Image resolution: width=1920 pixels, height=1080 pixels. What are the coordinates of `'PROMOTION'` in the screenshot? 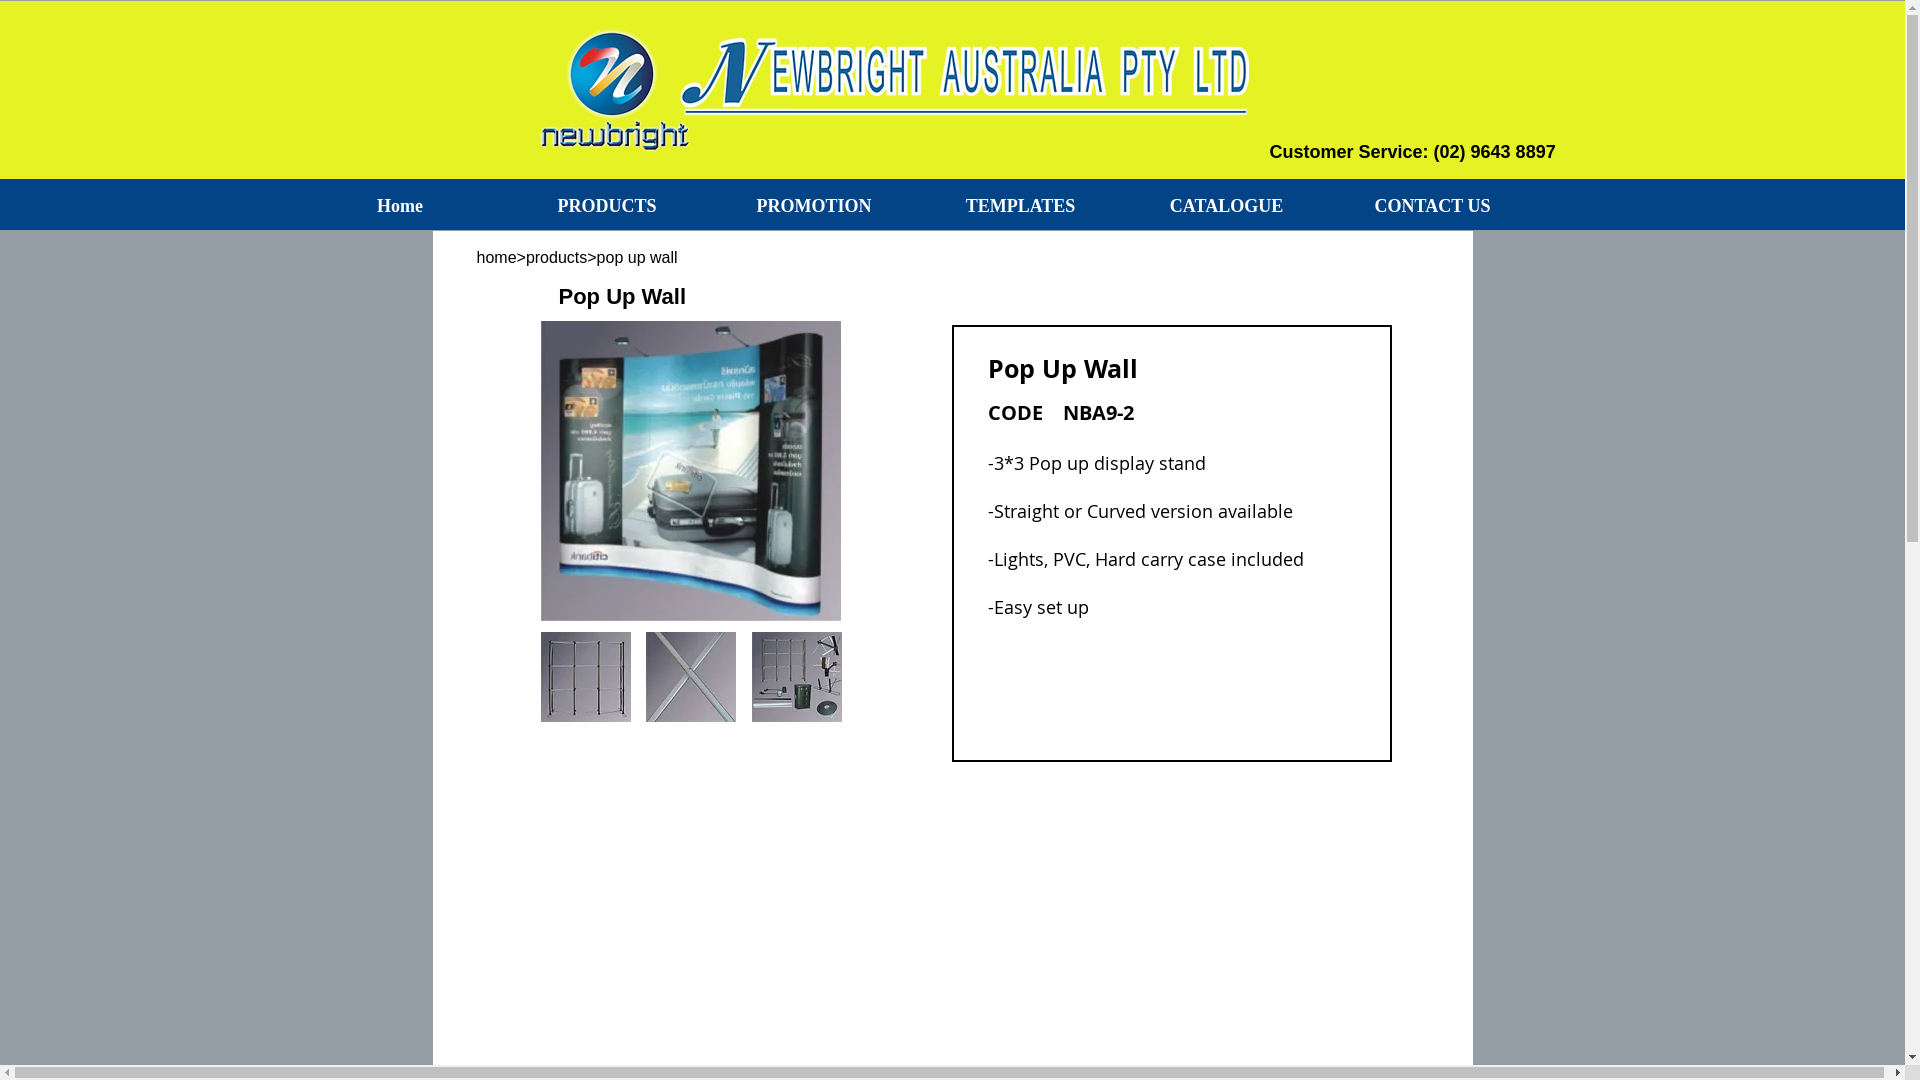 It's located at (813, 205).